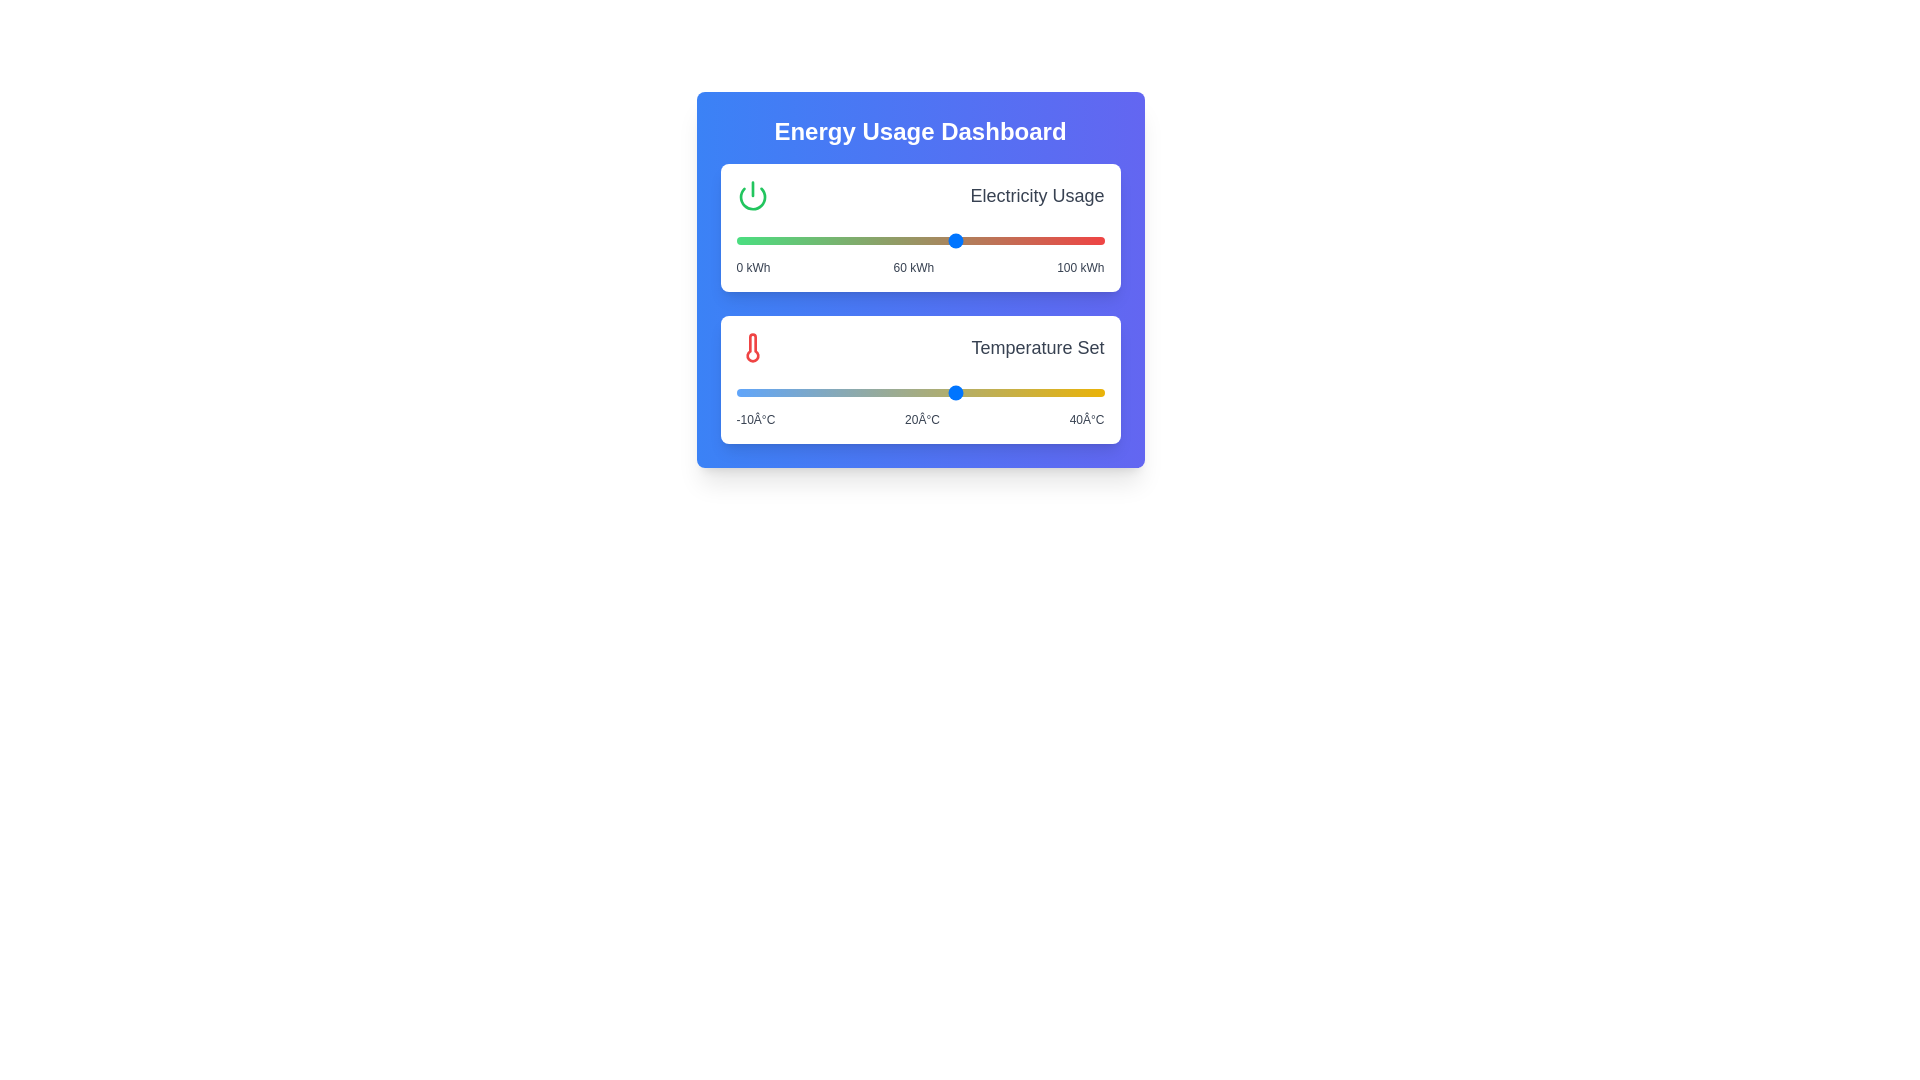  Describe the element at coordinates (1085, 239) in the screenshot. I see `the electricity usage slider to 95 kWh` at that location.